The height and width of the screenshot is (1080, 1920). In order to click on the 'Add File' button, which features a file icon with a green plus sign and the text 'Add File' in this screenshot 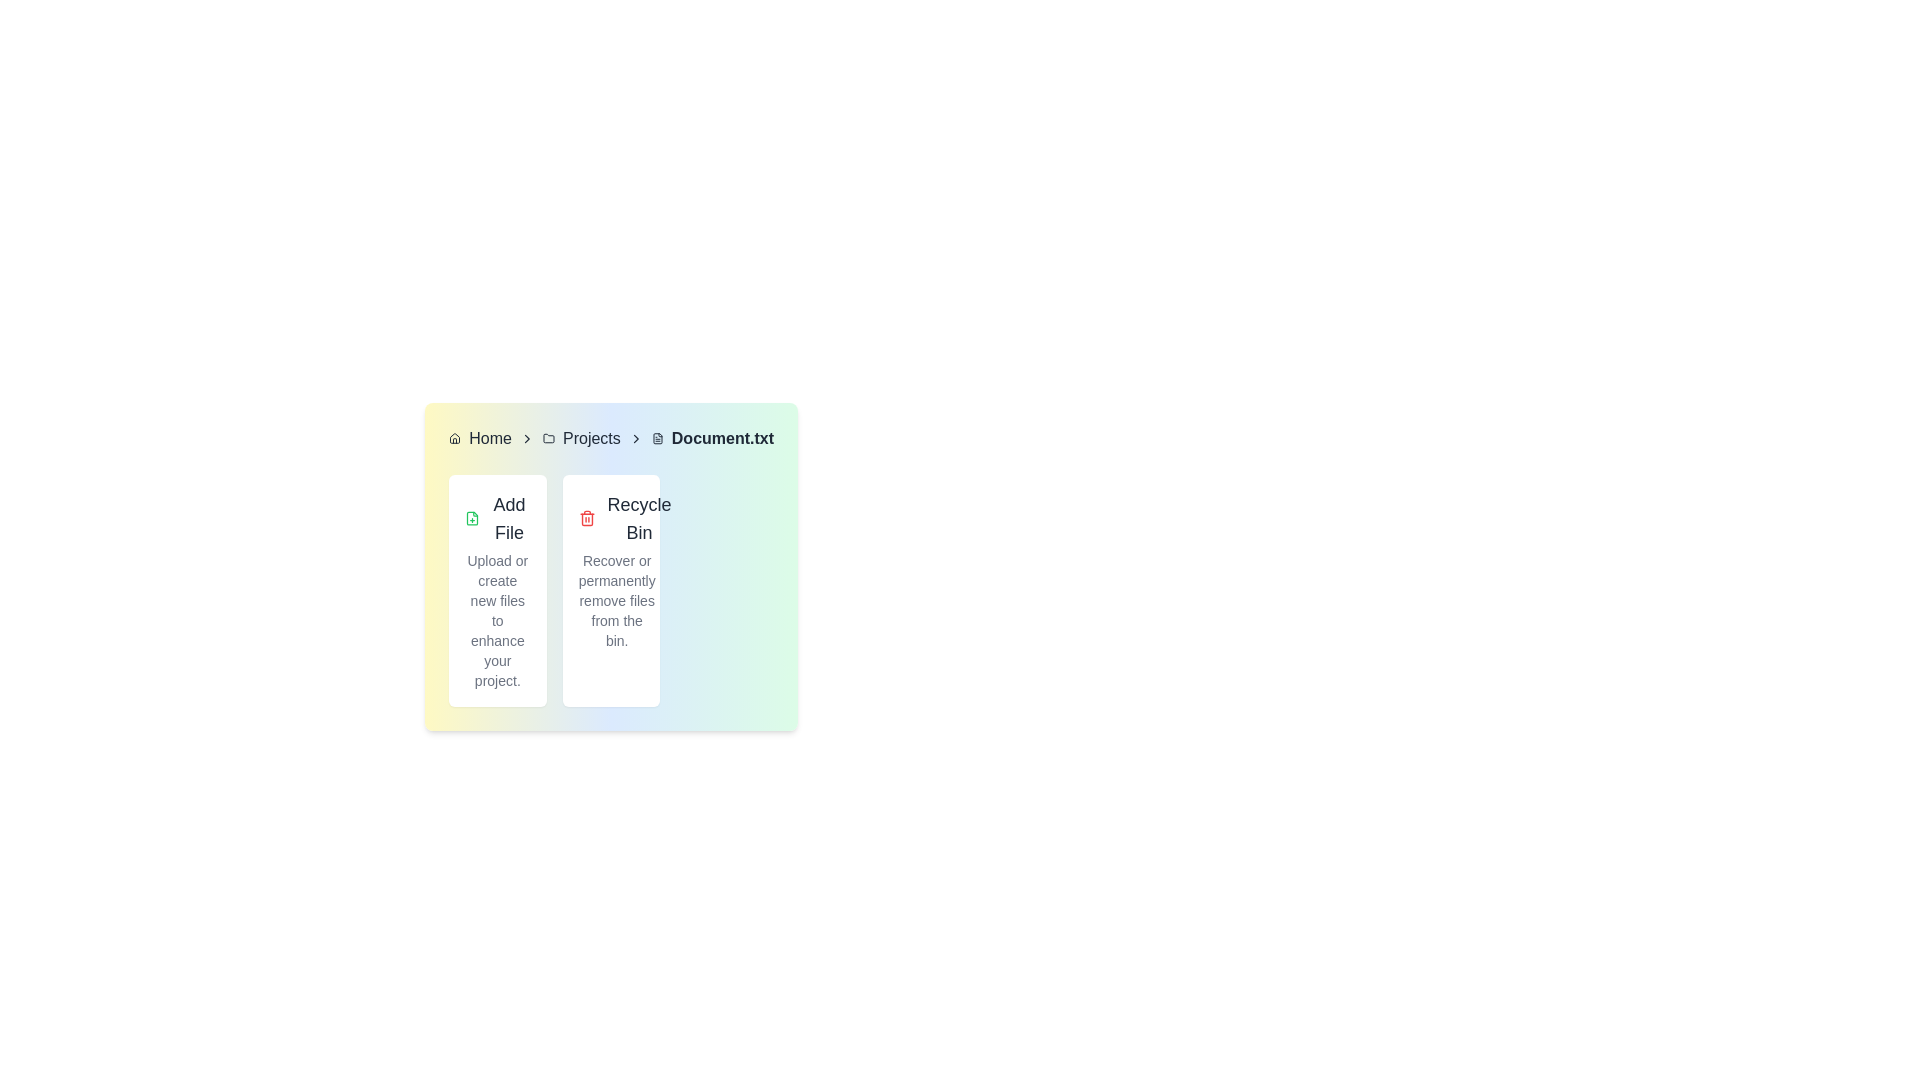, I will do `click(497, 518)`.